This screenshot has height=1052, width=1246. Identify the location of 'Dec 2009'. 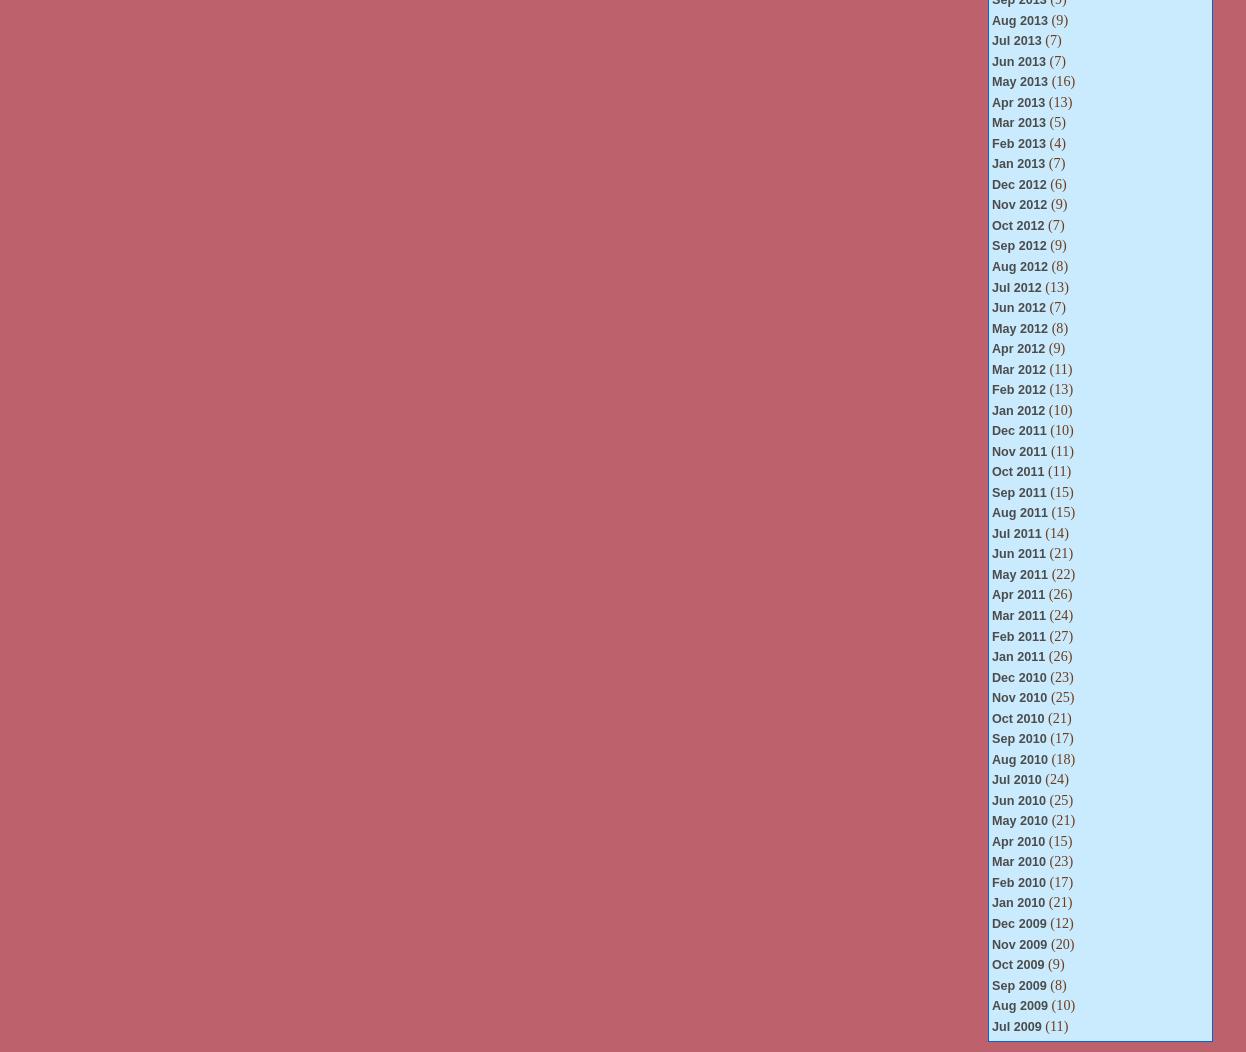
(1017, 922).